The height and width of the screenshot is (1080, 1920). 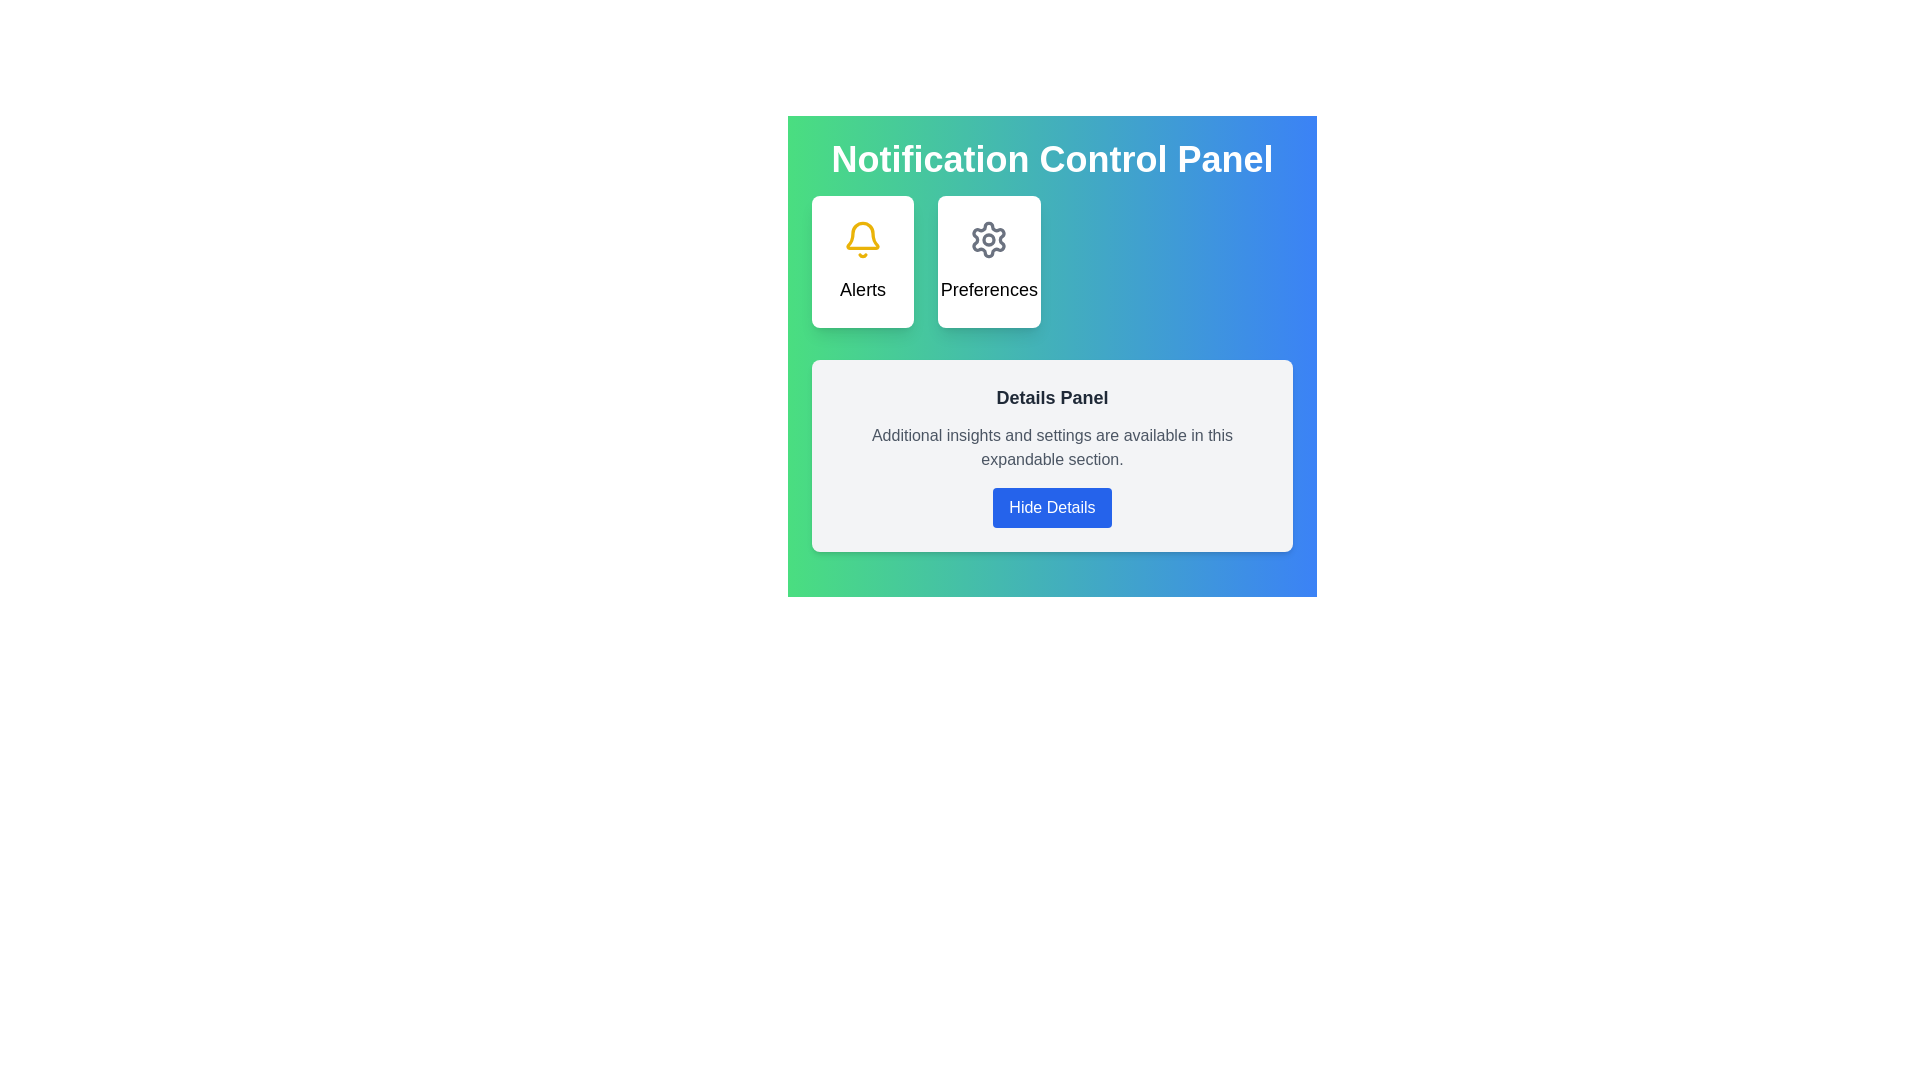 What do you see at coordinates (863, 261) in the screenshot?
I see `the 'Alerts' card located in the top-left corner of the card grid layout` at bounding box center [863, 261].